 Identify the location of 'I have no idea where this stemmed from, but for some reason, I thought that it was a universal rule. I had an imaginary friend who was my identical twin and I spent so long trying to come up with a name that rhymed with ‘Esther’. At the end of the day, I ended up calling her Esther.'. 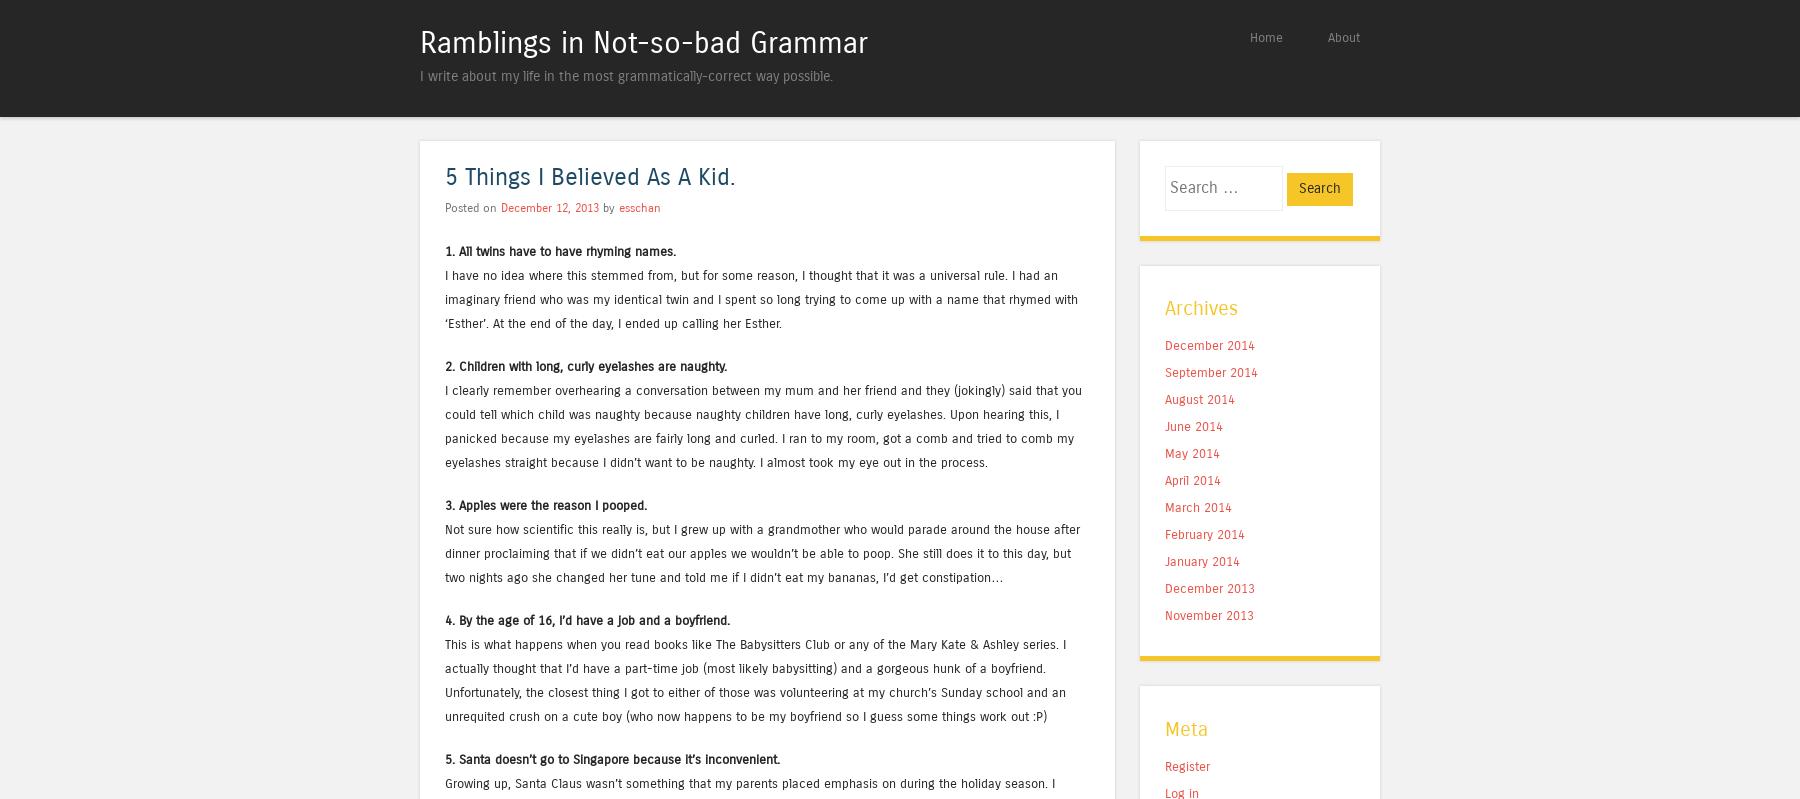
(760, 297).